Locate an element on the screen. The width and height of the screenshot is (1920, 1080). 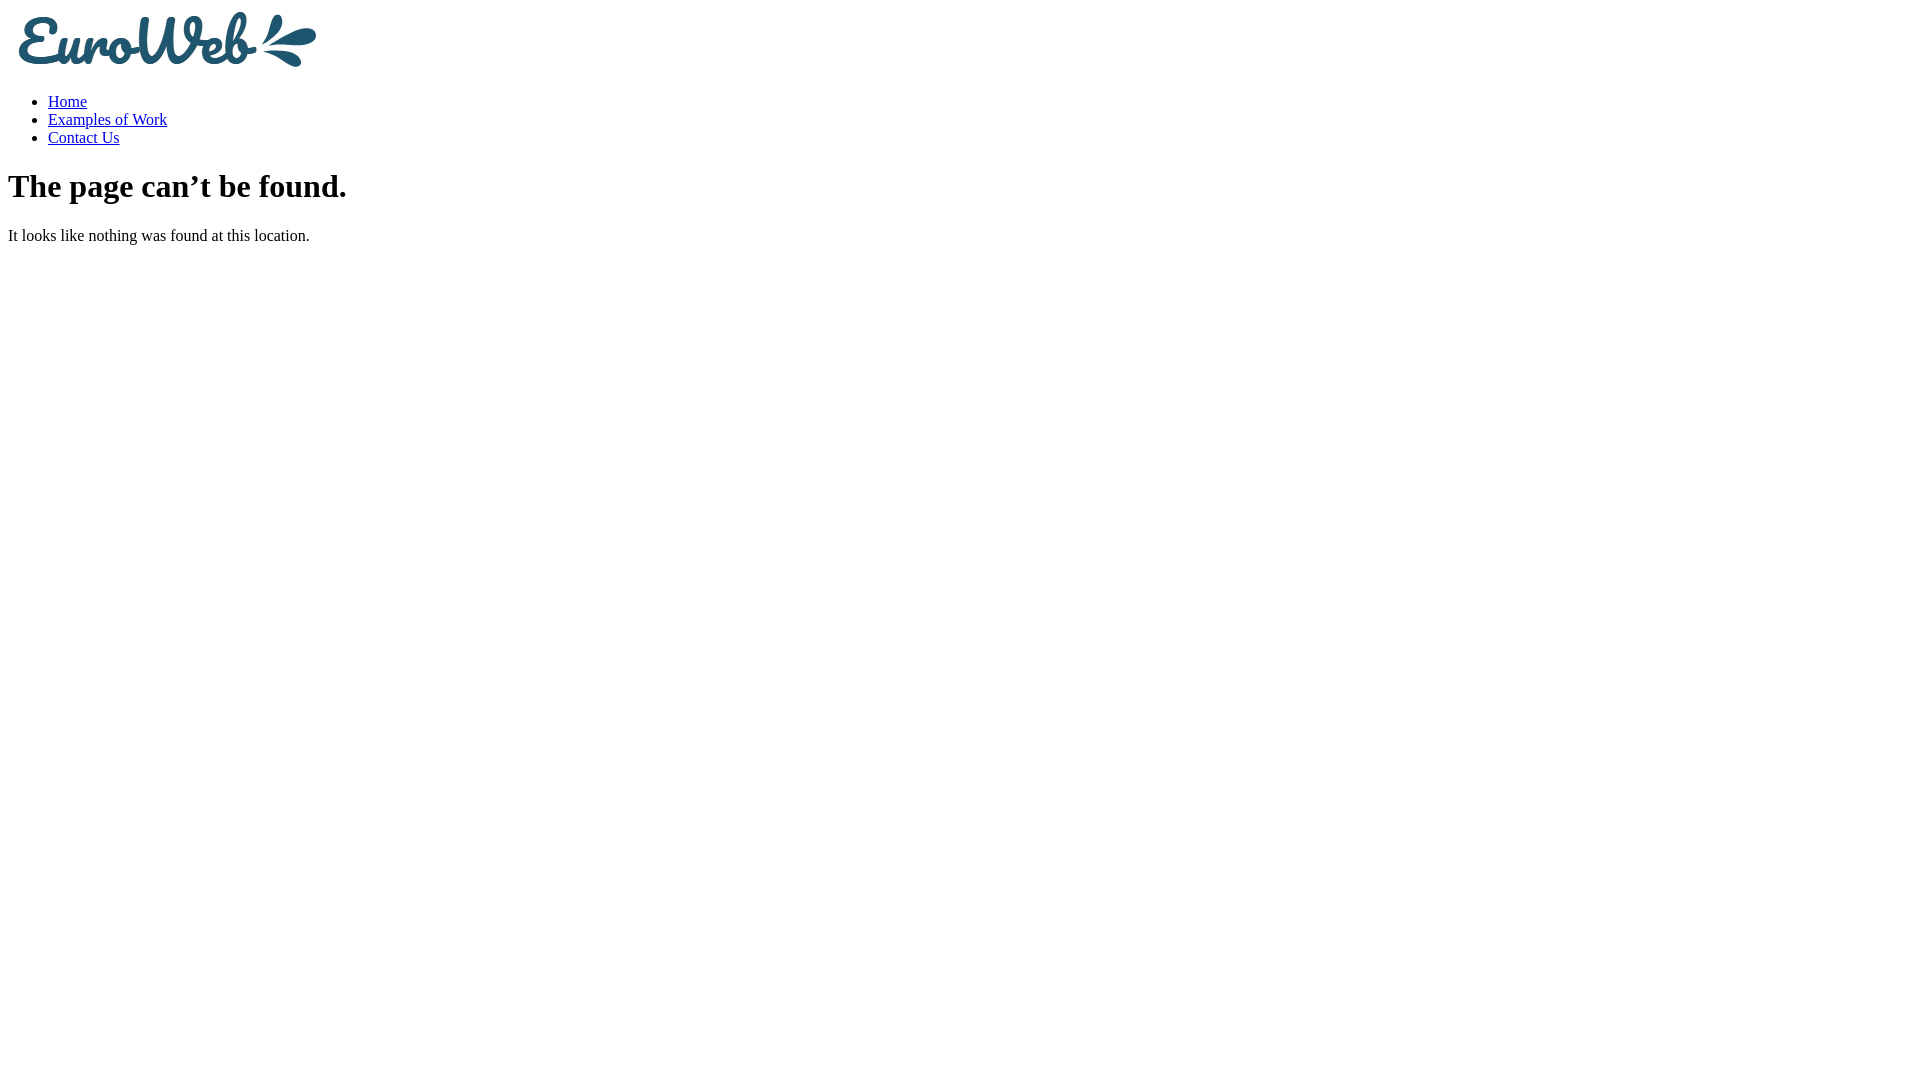
'Contact Us' is located at coordinates (82, 136).